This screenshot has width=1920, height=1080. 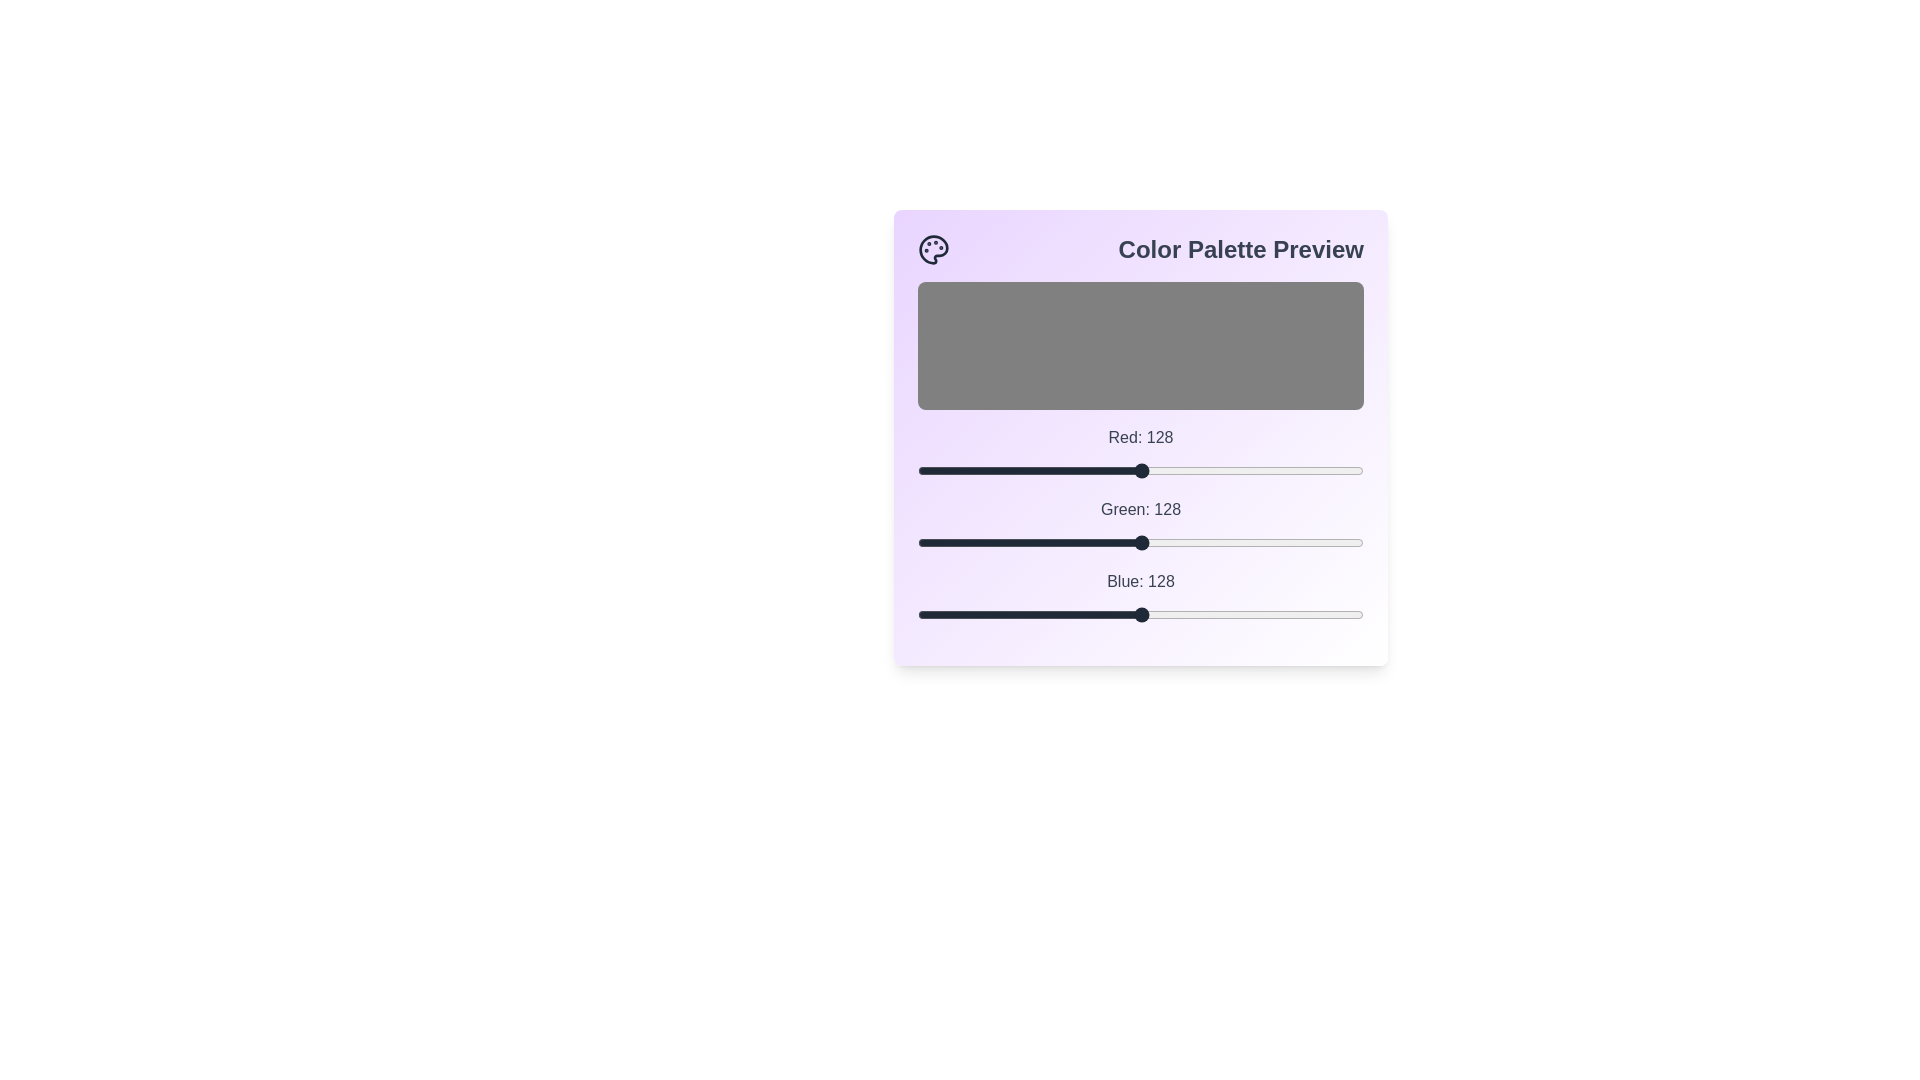 What do you see at coordinates (1141, 345) in the screenshot?
I see `the color displayed in the Color preview panel located below the title and above the RGB sliders` at bounding box center [1141, 345].